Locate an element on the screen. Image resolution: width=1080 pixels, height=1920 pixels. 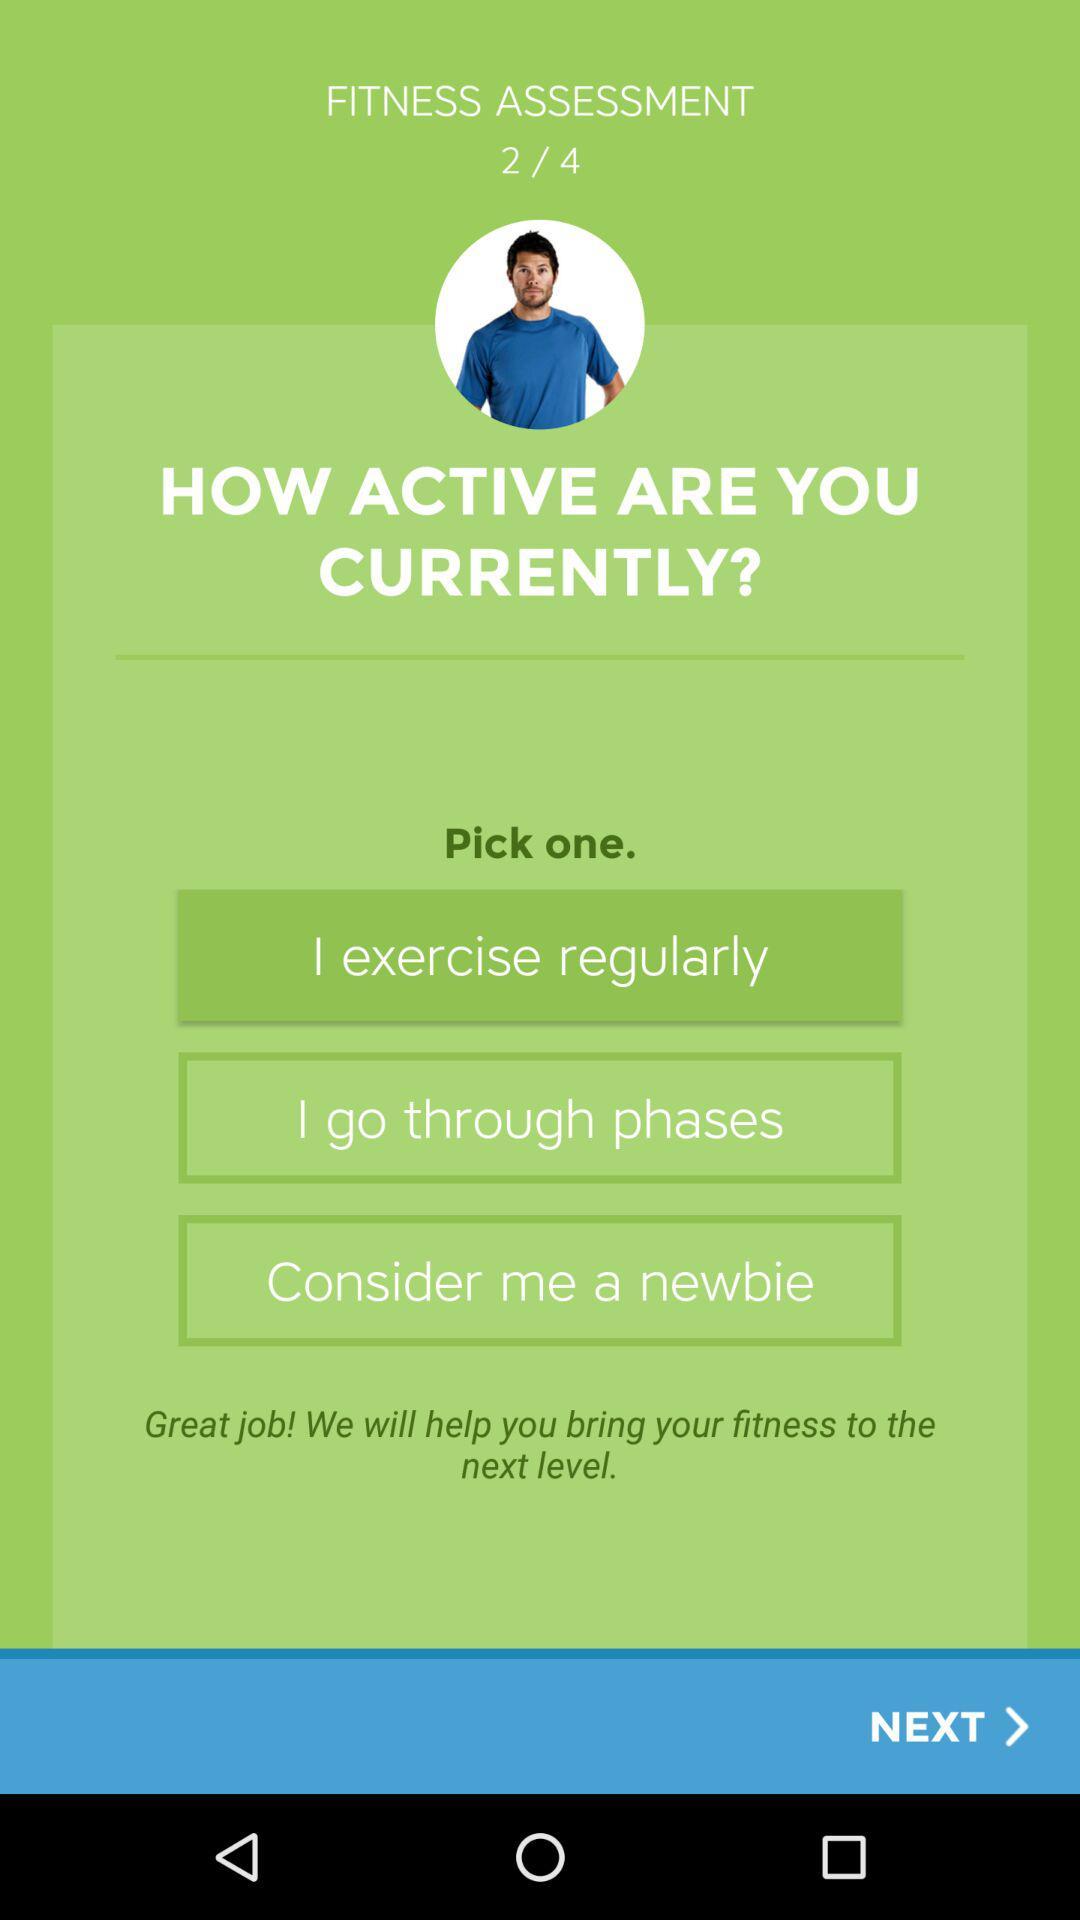
i go through item is located at coordinates (540, 1116).